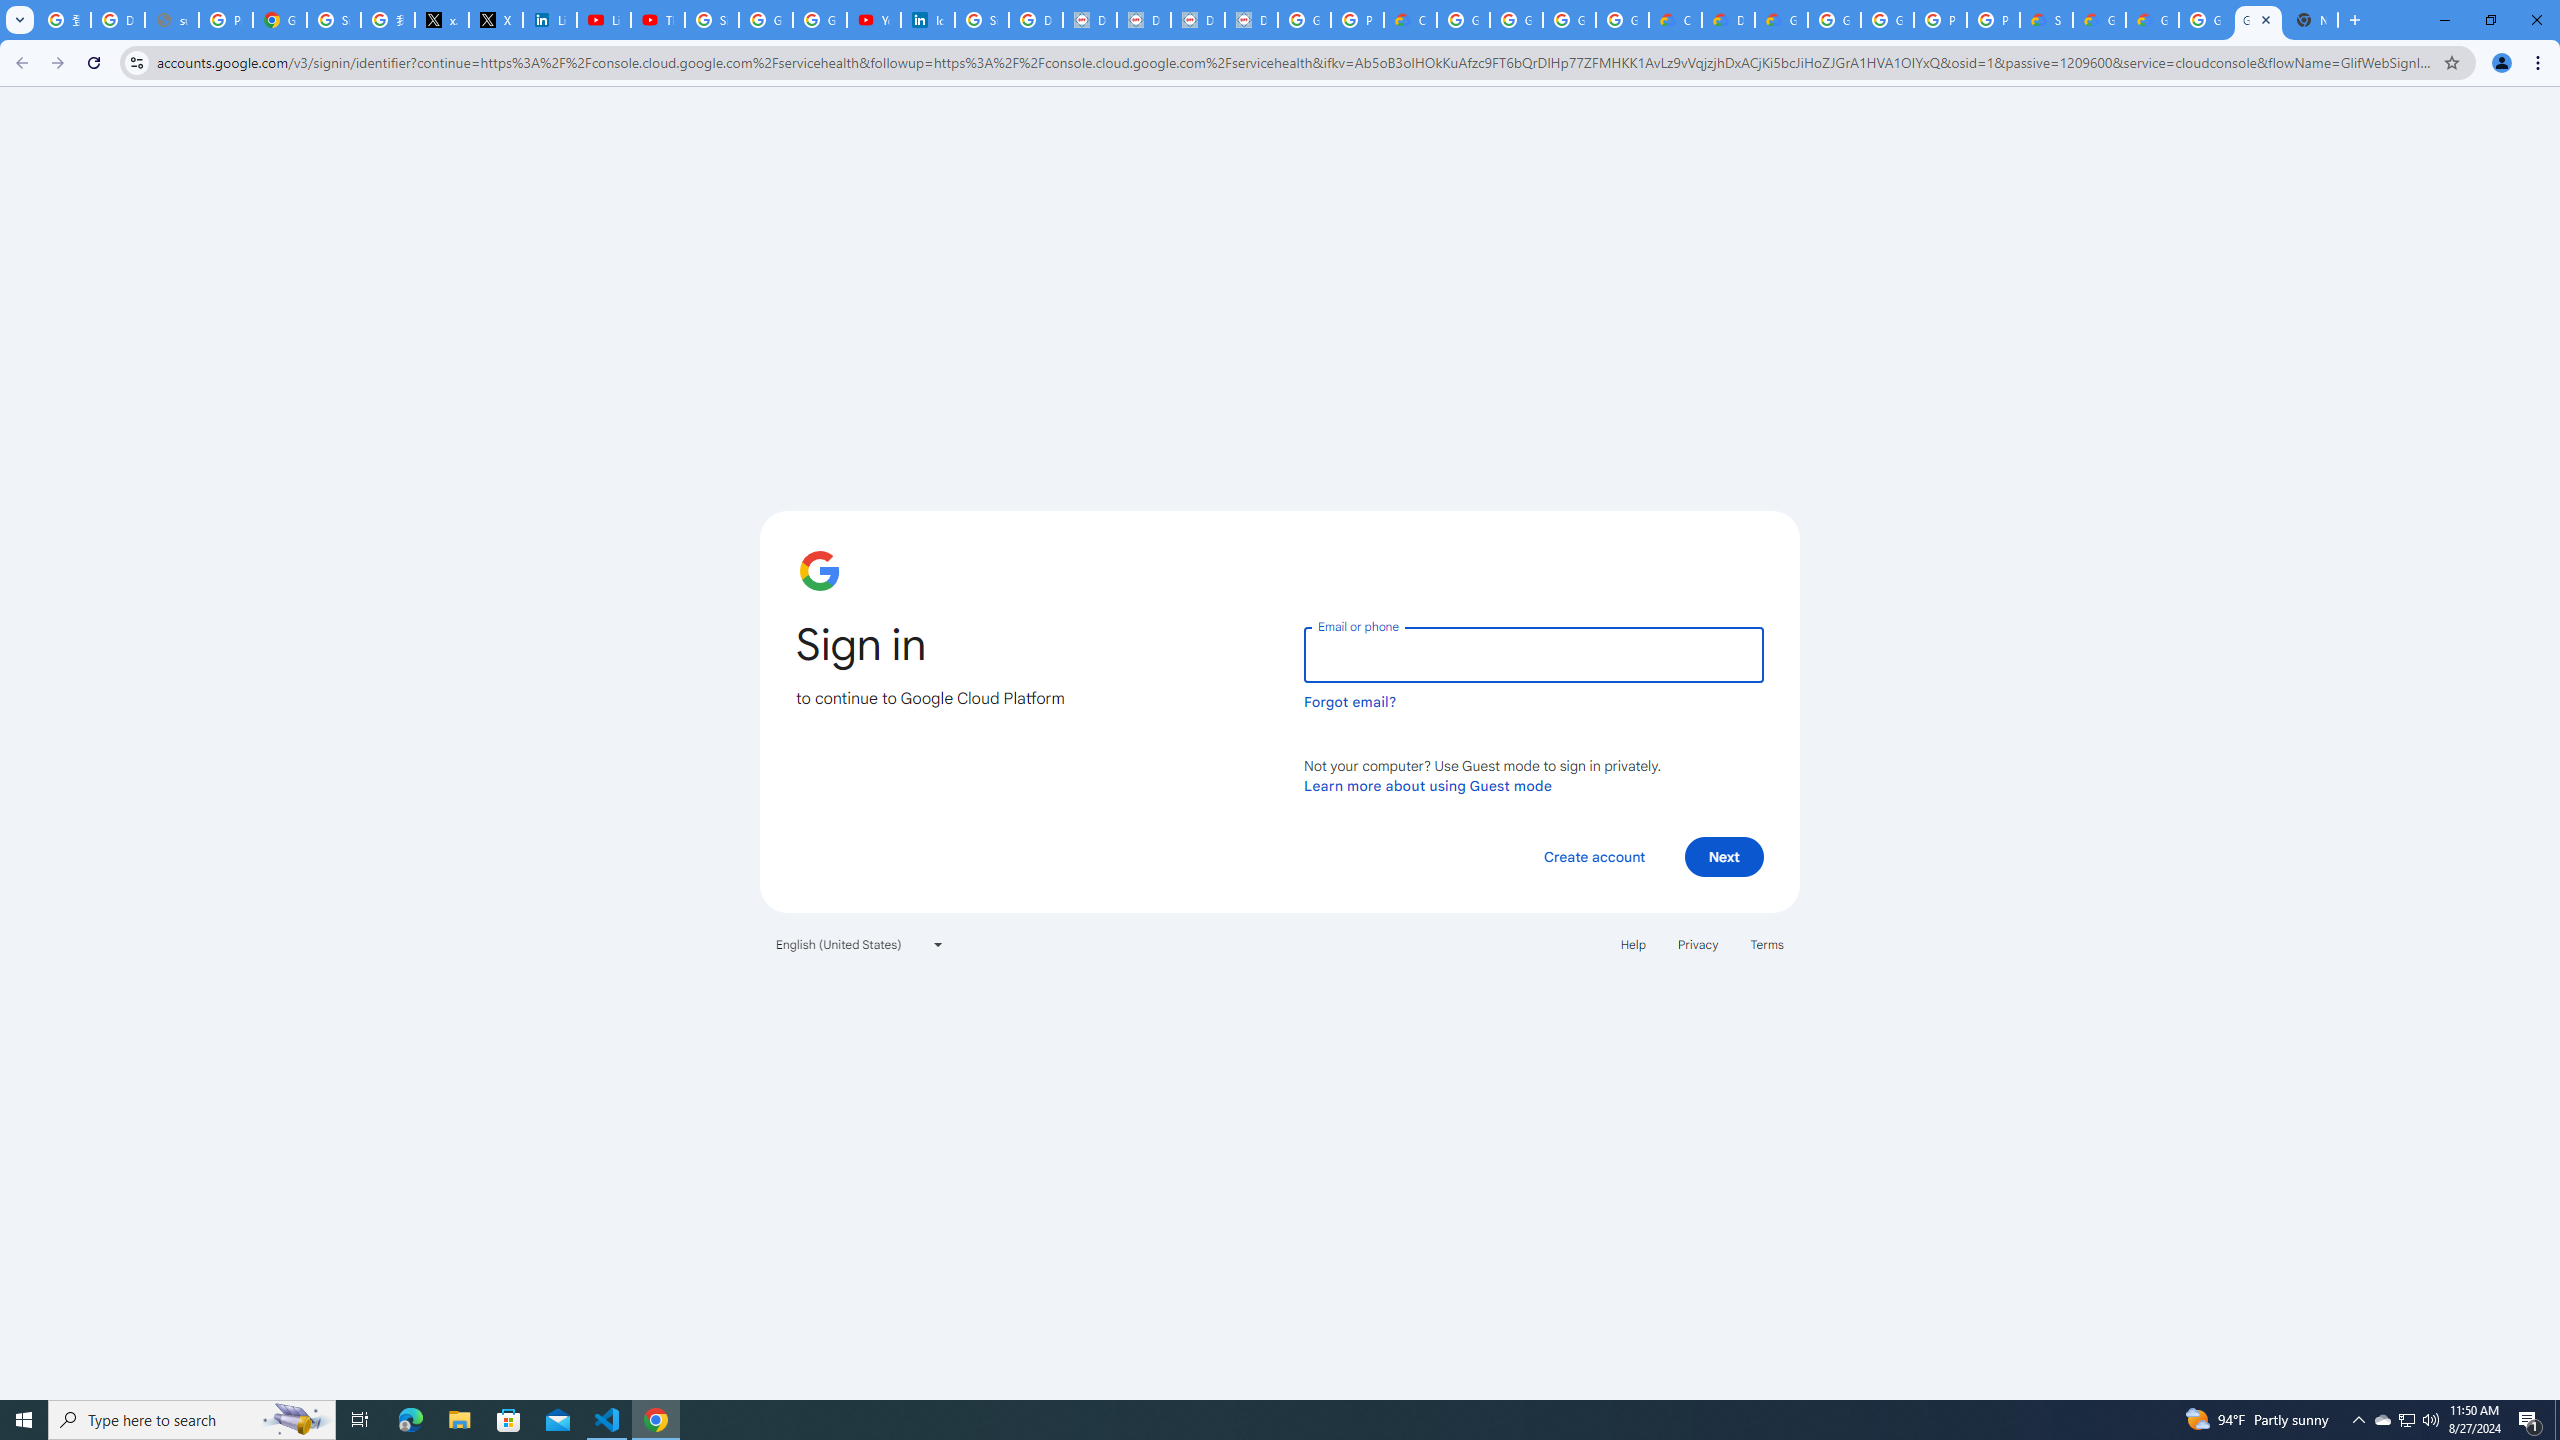 The height and width of the screenshot is (1440, 2560). What do you see at coordinates (603, 19) in the screenshot?
I see `'LinkedIn - YouTube'` at bounding box center [603, 19].